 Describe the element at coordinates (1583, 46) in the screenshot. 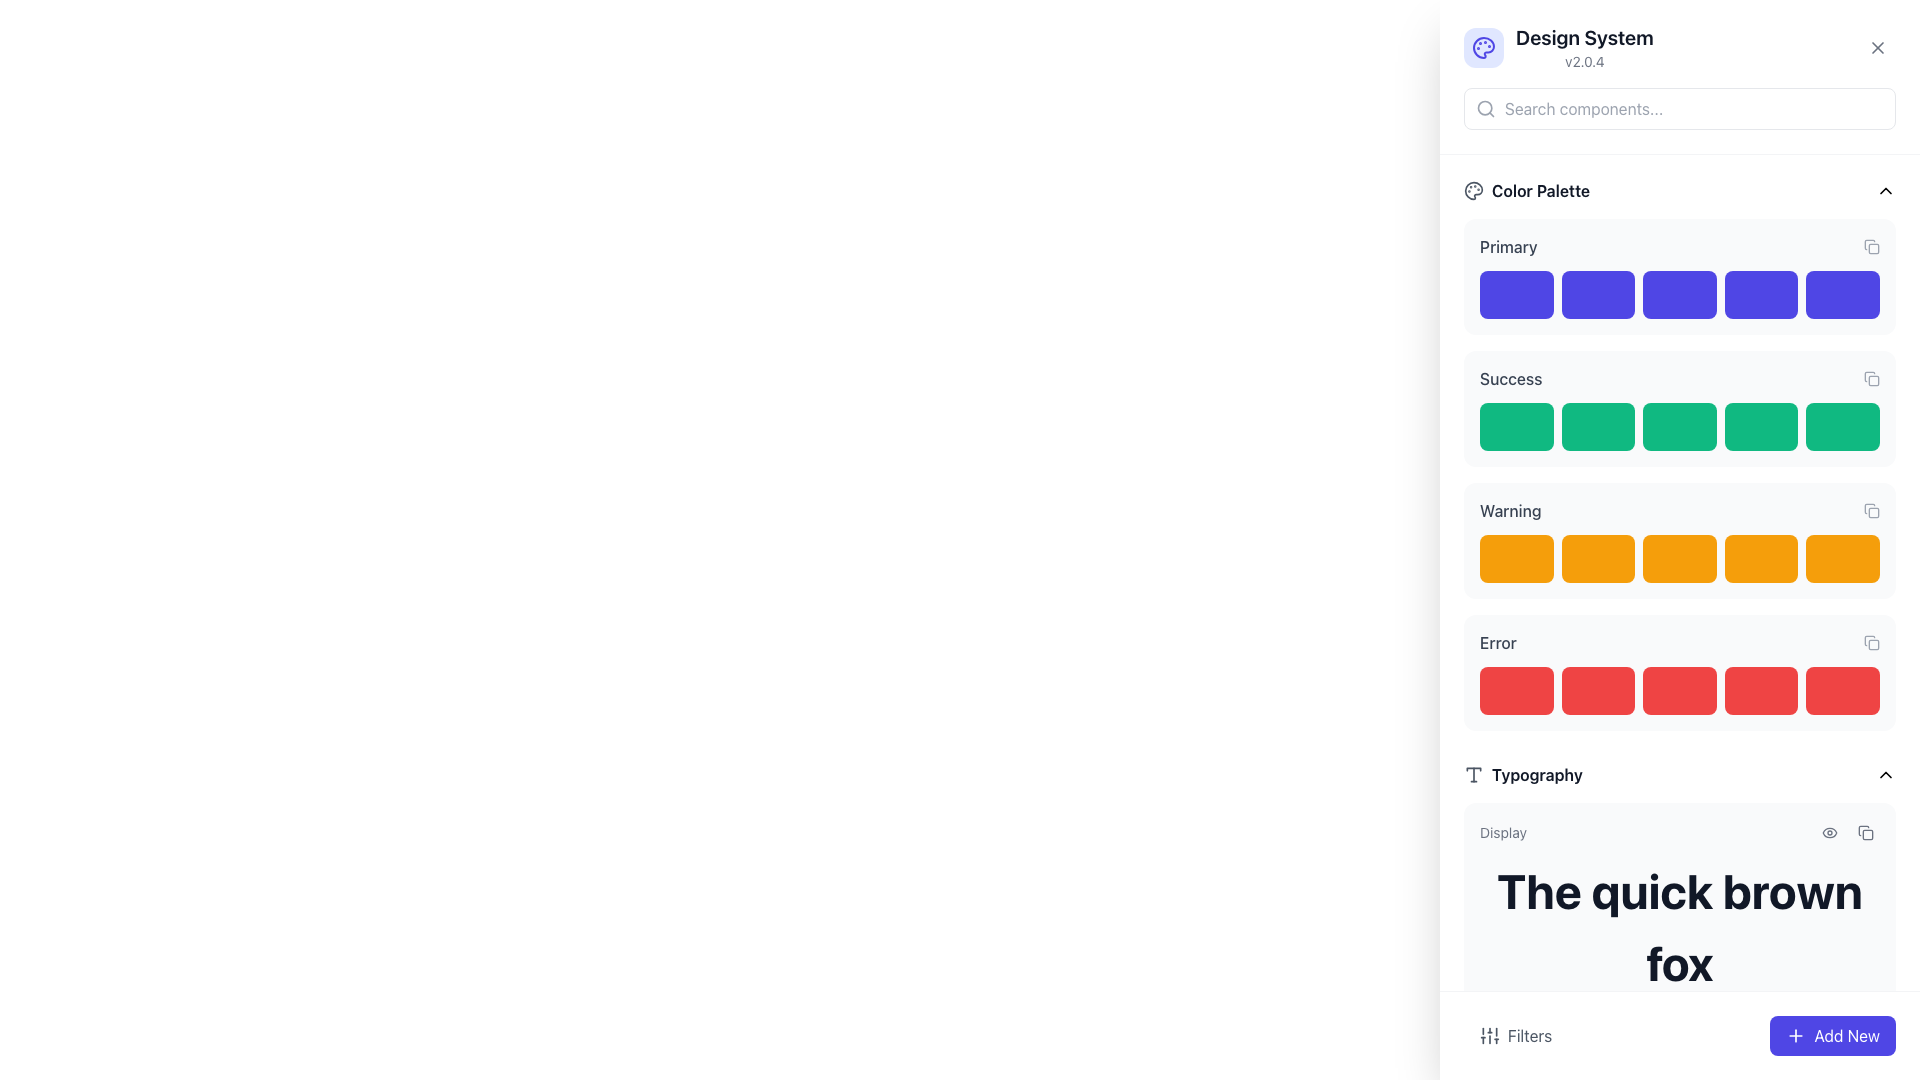

I see `the 'Design System' text label which includes the version information 'v2.0.4' located near the top-right corner of the interface` at that location.